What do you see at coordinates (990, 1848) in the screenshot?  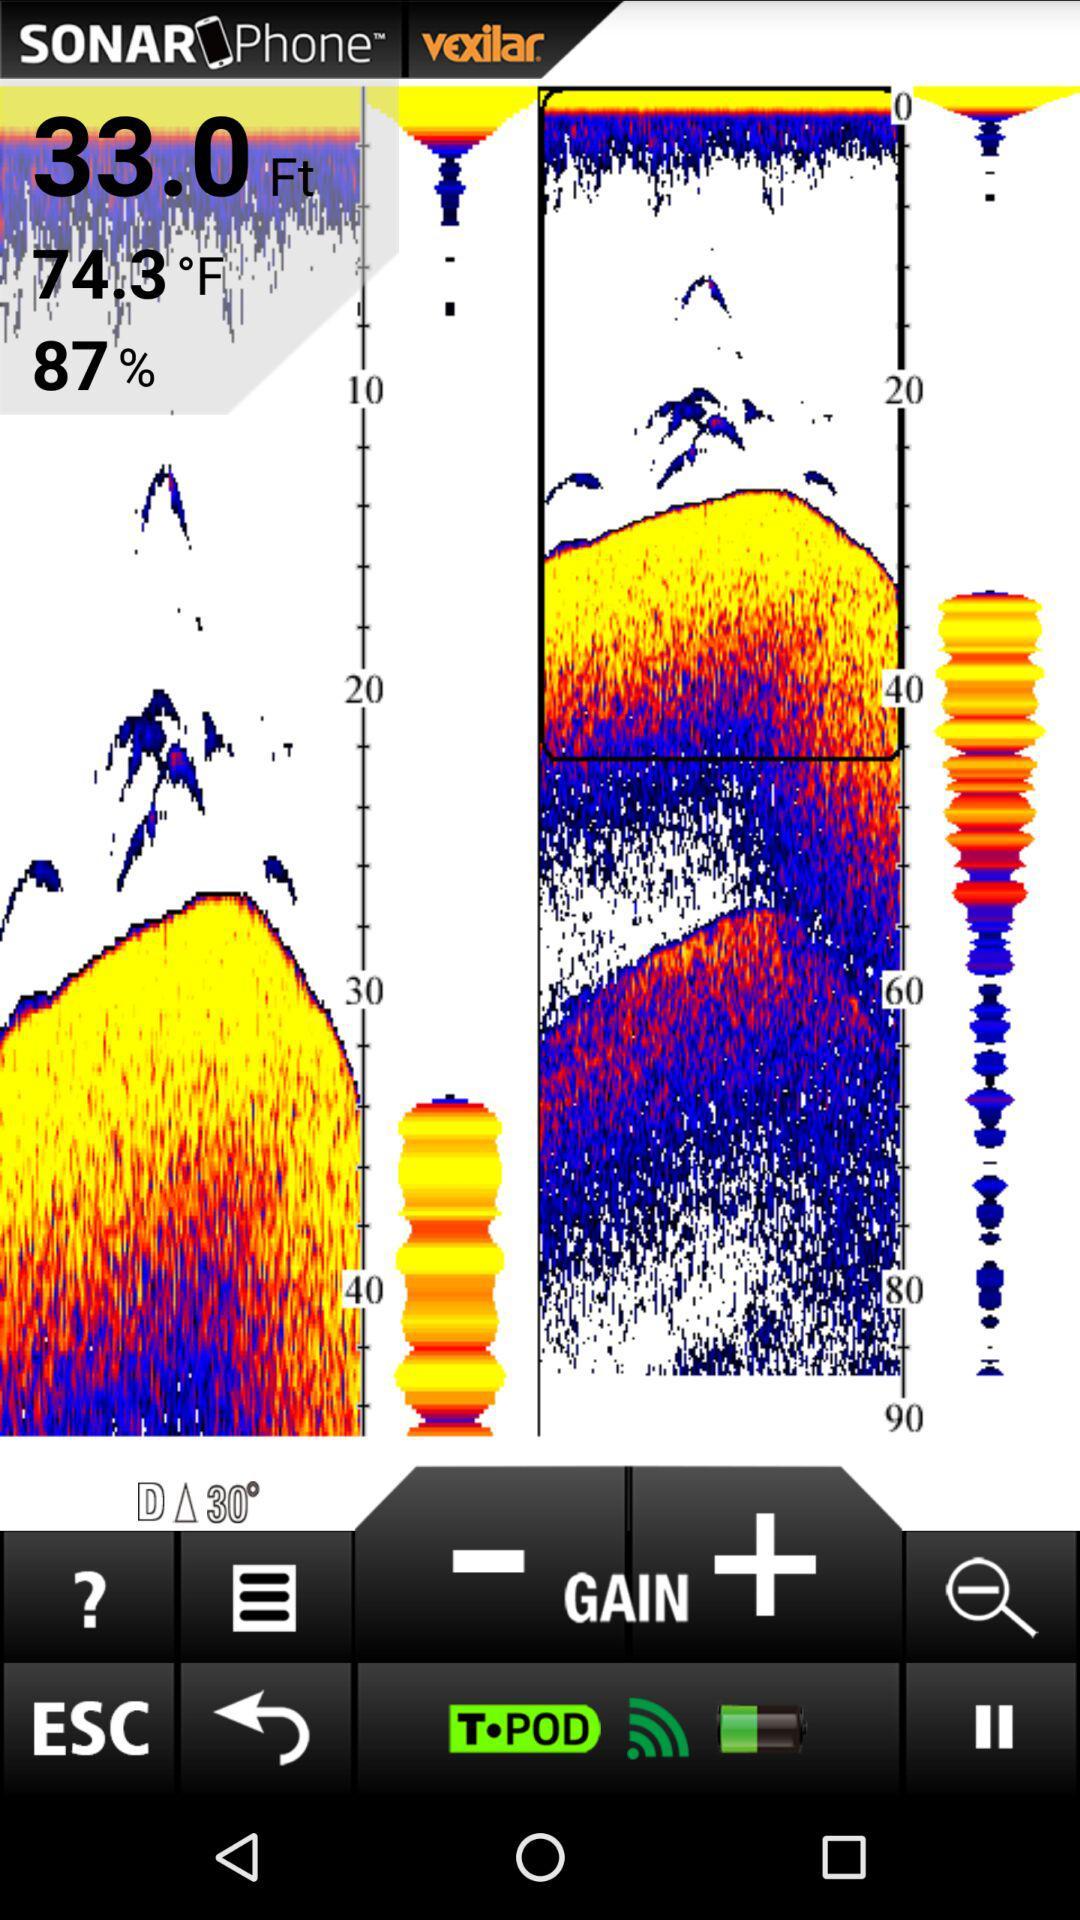 I see `the pause icon` at bounding box center [990, 1848].